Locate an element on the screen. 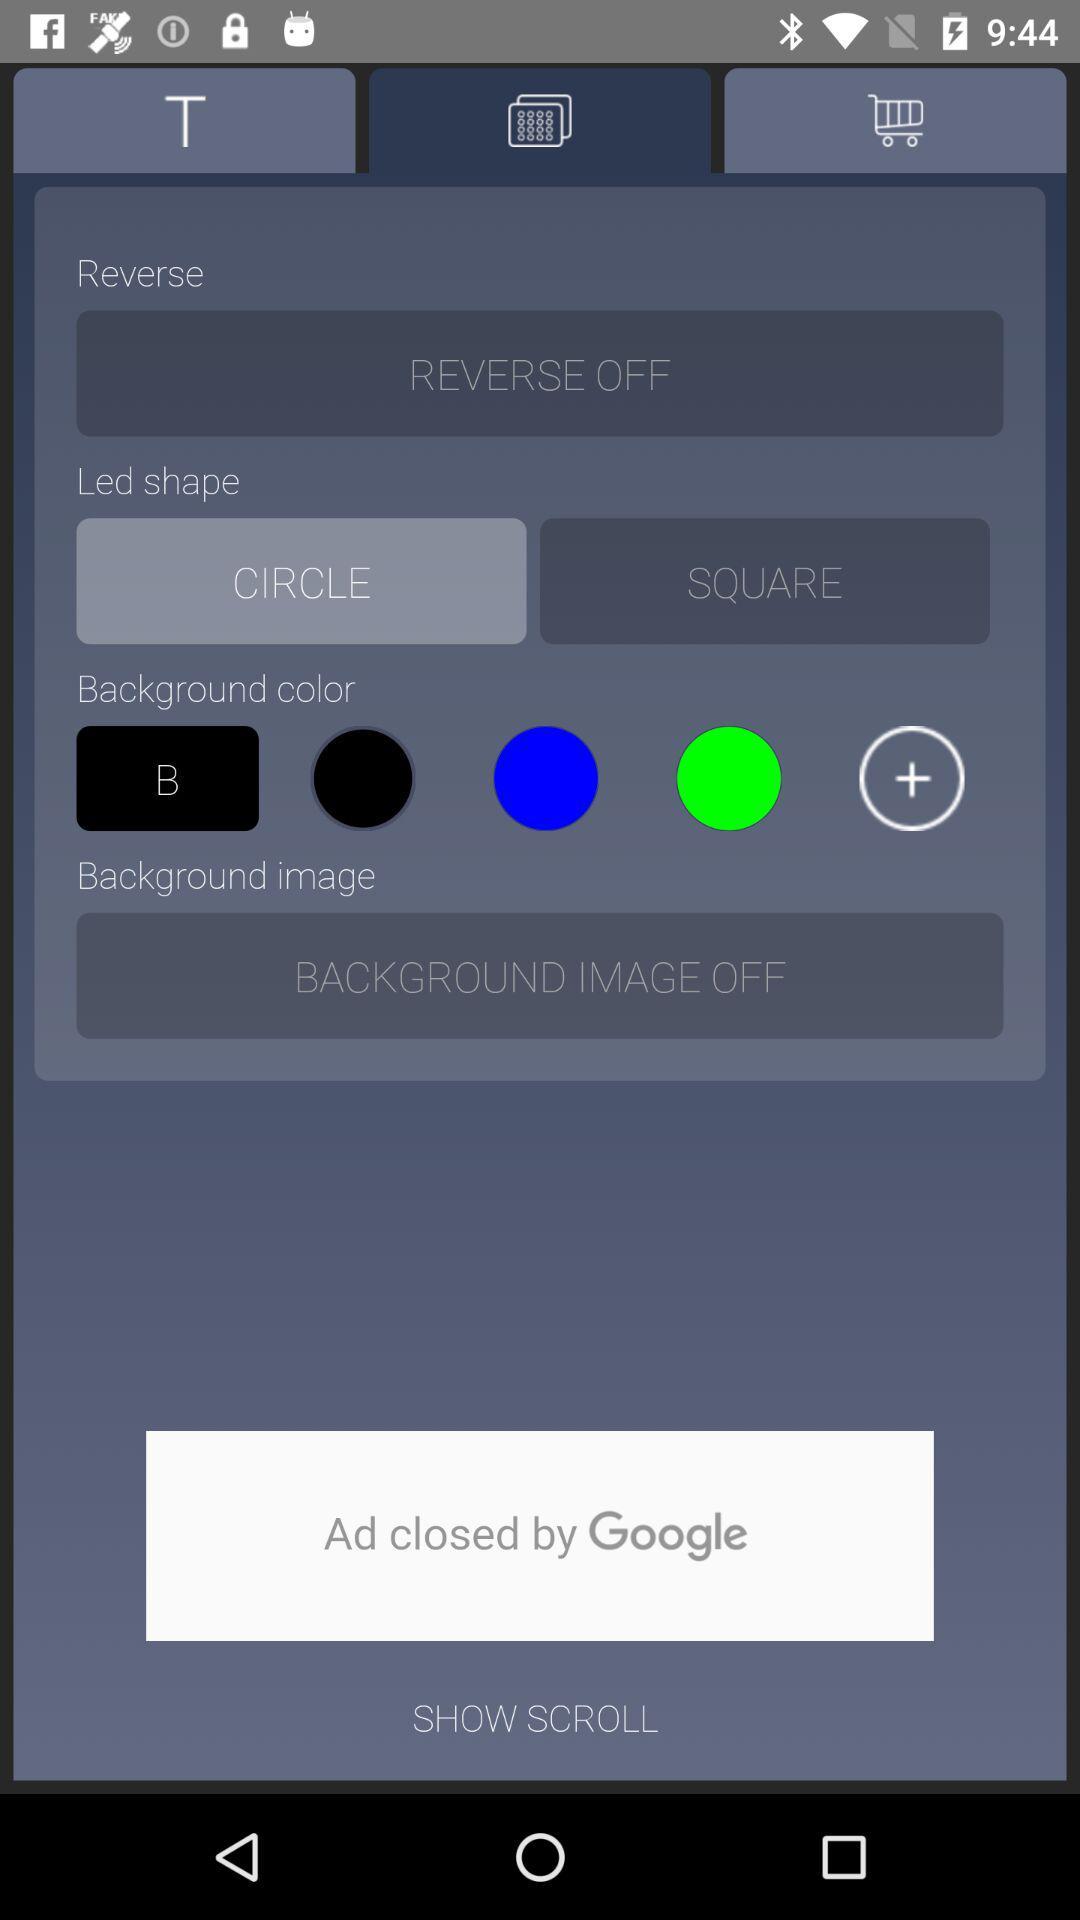  shows plus symbol is located at coordinates (911, 777).